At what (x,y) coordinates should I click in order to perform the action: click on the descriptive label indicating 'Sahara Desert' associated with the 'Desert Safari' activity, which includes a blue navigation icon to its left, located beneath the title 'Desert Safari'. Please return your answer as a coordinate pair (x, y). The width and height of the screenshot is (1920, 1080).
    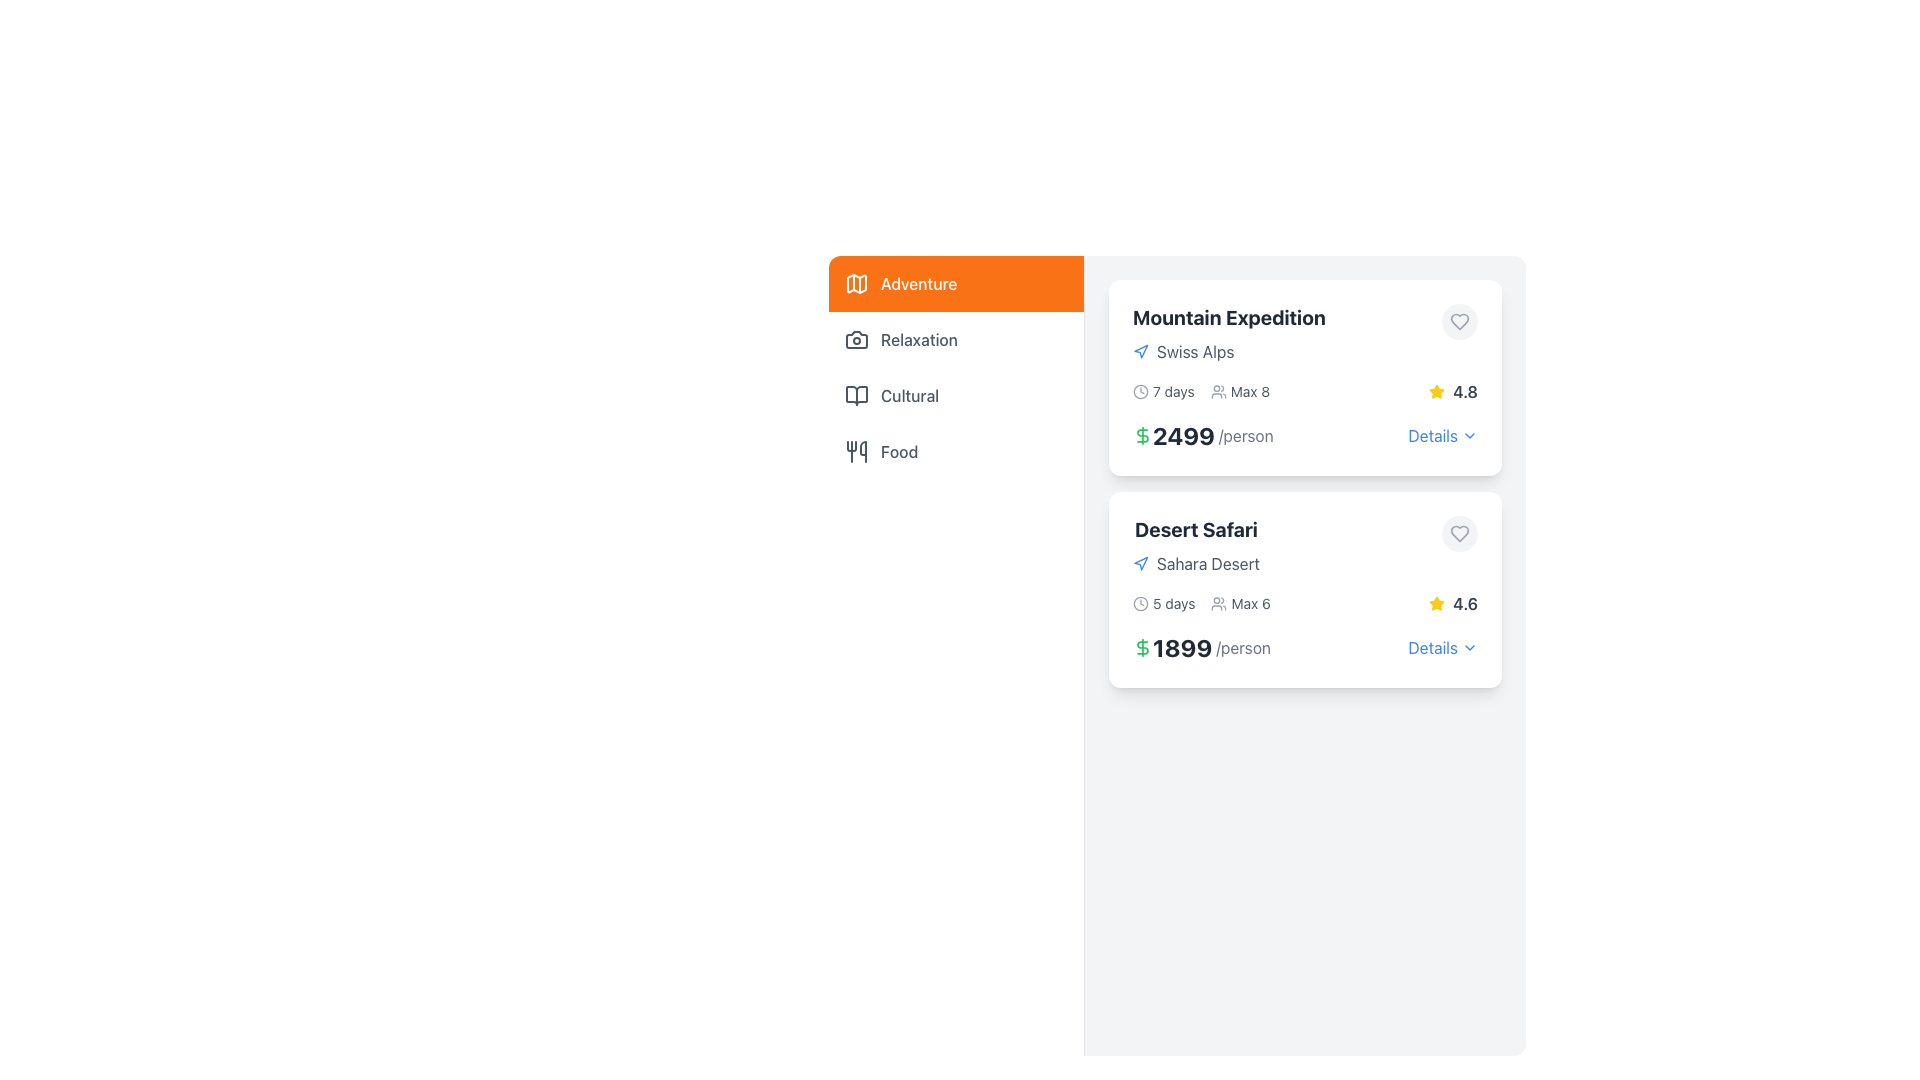
    Looking at the image, I should click on (1196, 563).